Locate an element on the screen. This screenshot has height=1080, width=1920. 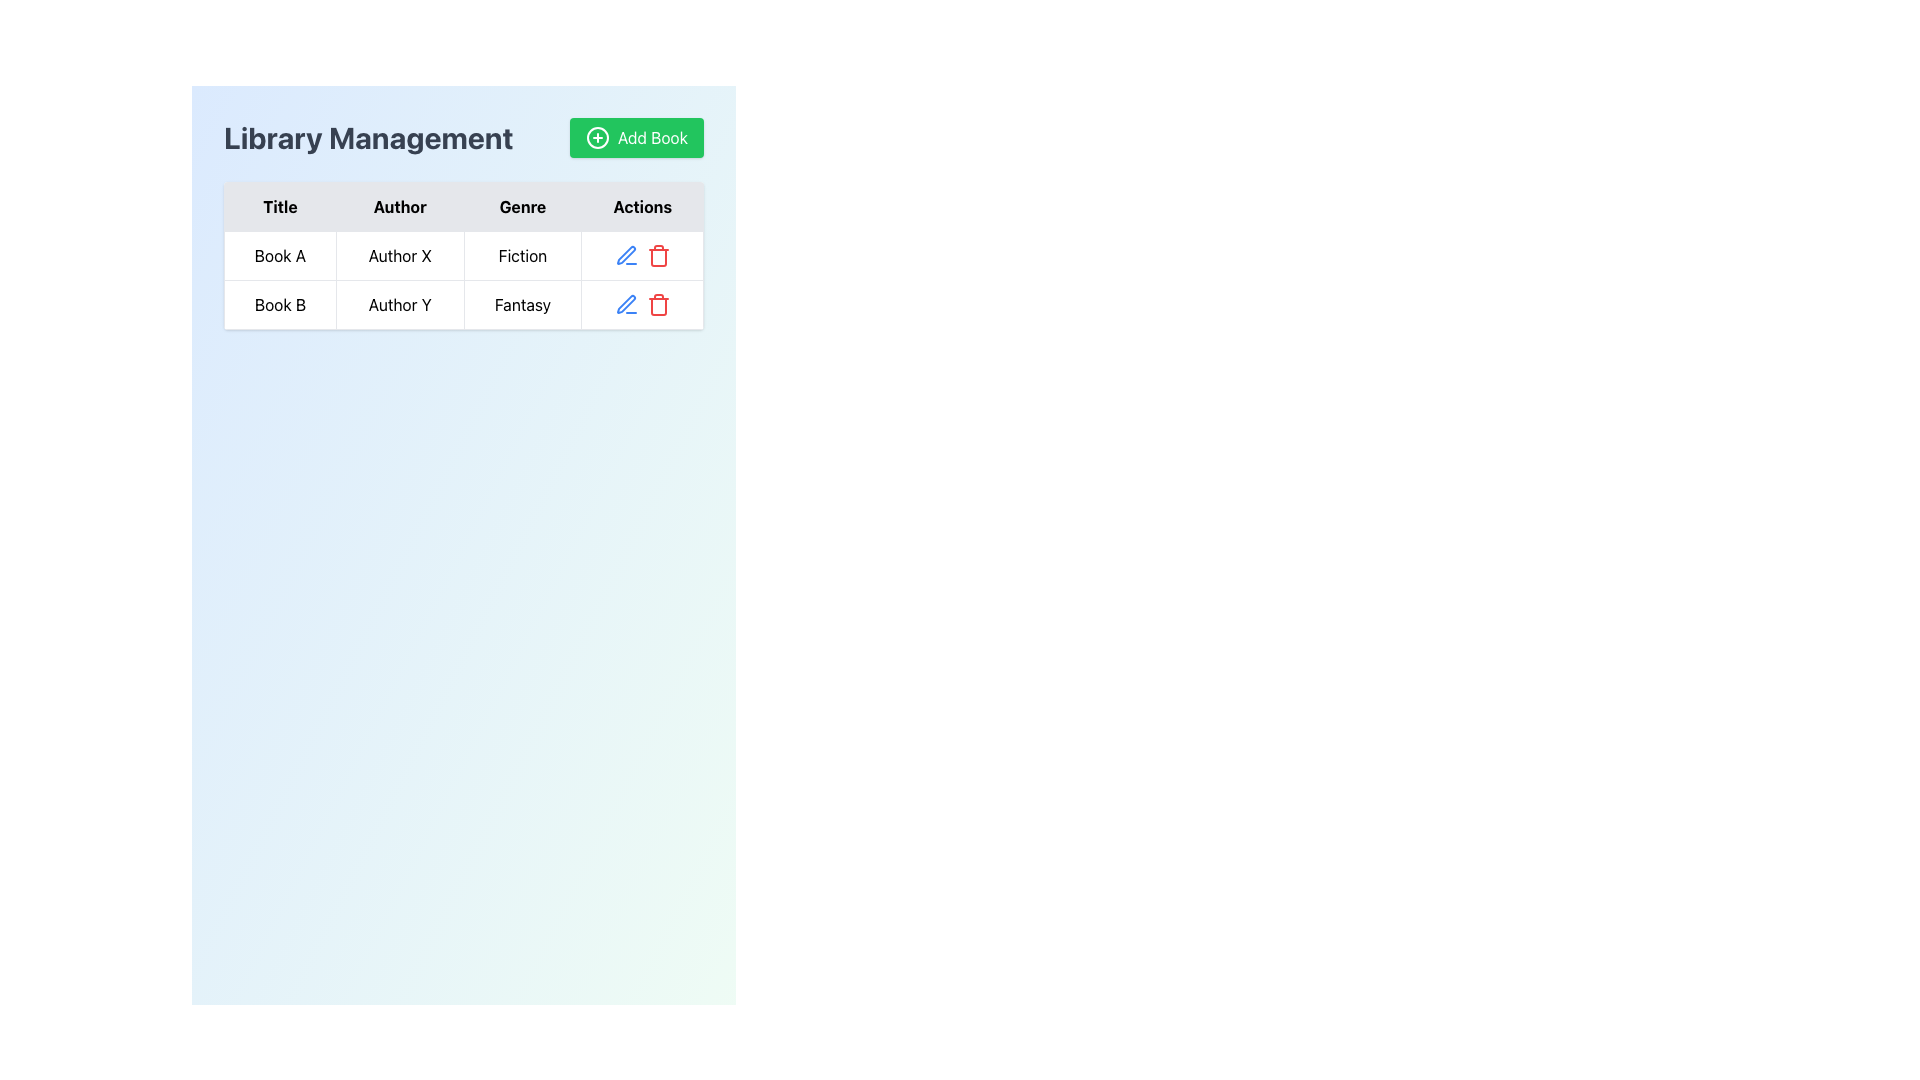
the 'Edit' icon button located in the Actions column of the second row for 'Book B' to initiate editing is located at coordinates (624, 253).